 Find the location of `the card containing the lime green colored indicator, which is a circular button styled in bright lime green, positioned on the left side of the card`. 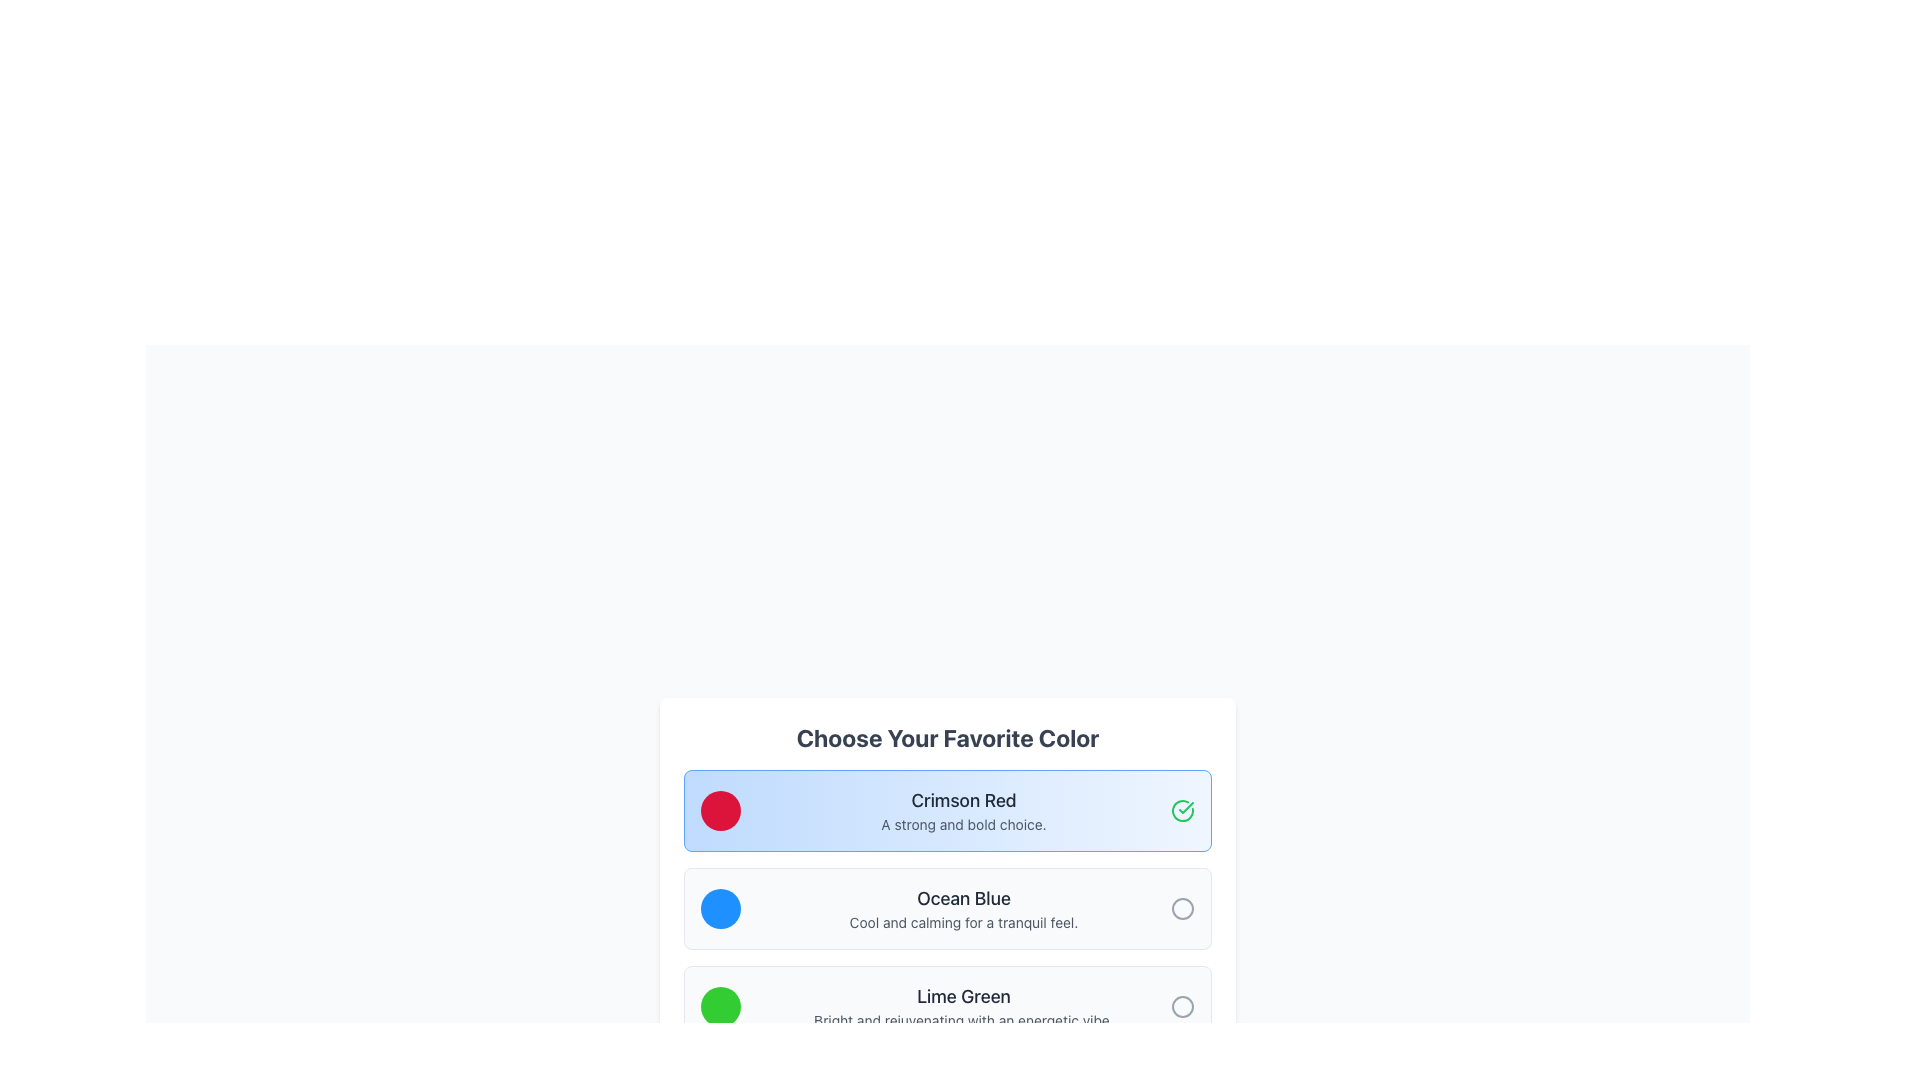

the card containing the lime green colored indicator, which is a circular button styled in bright lime green, positioned on the left side of the card is located at coordinates (720, 1006).